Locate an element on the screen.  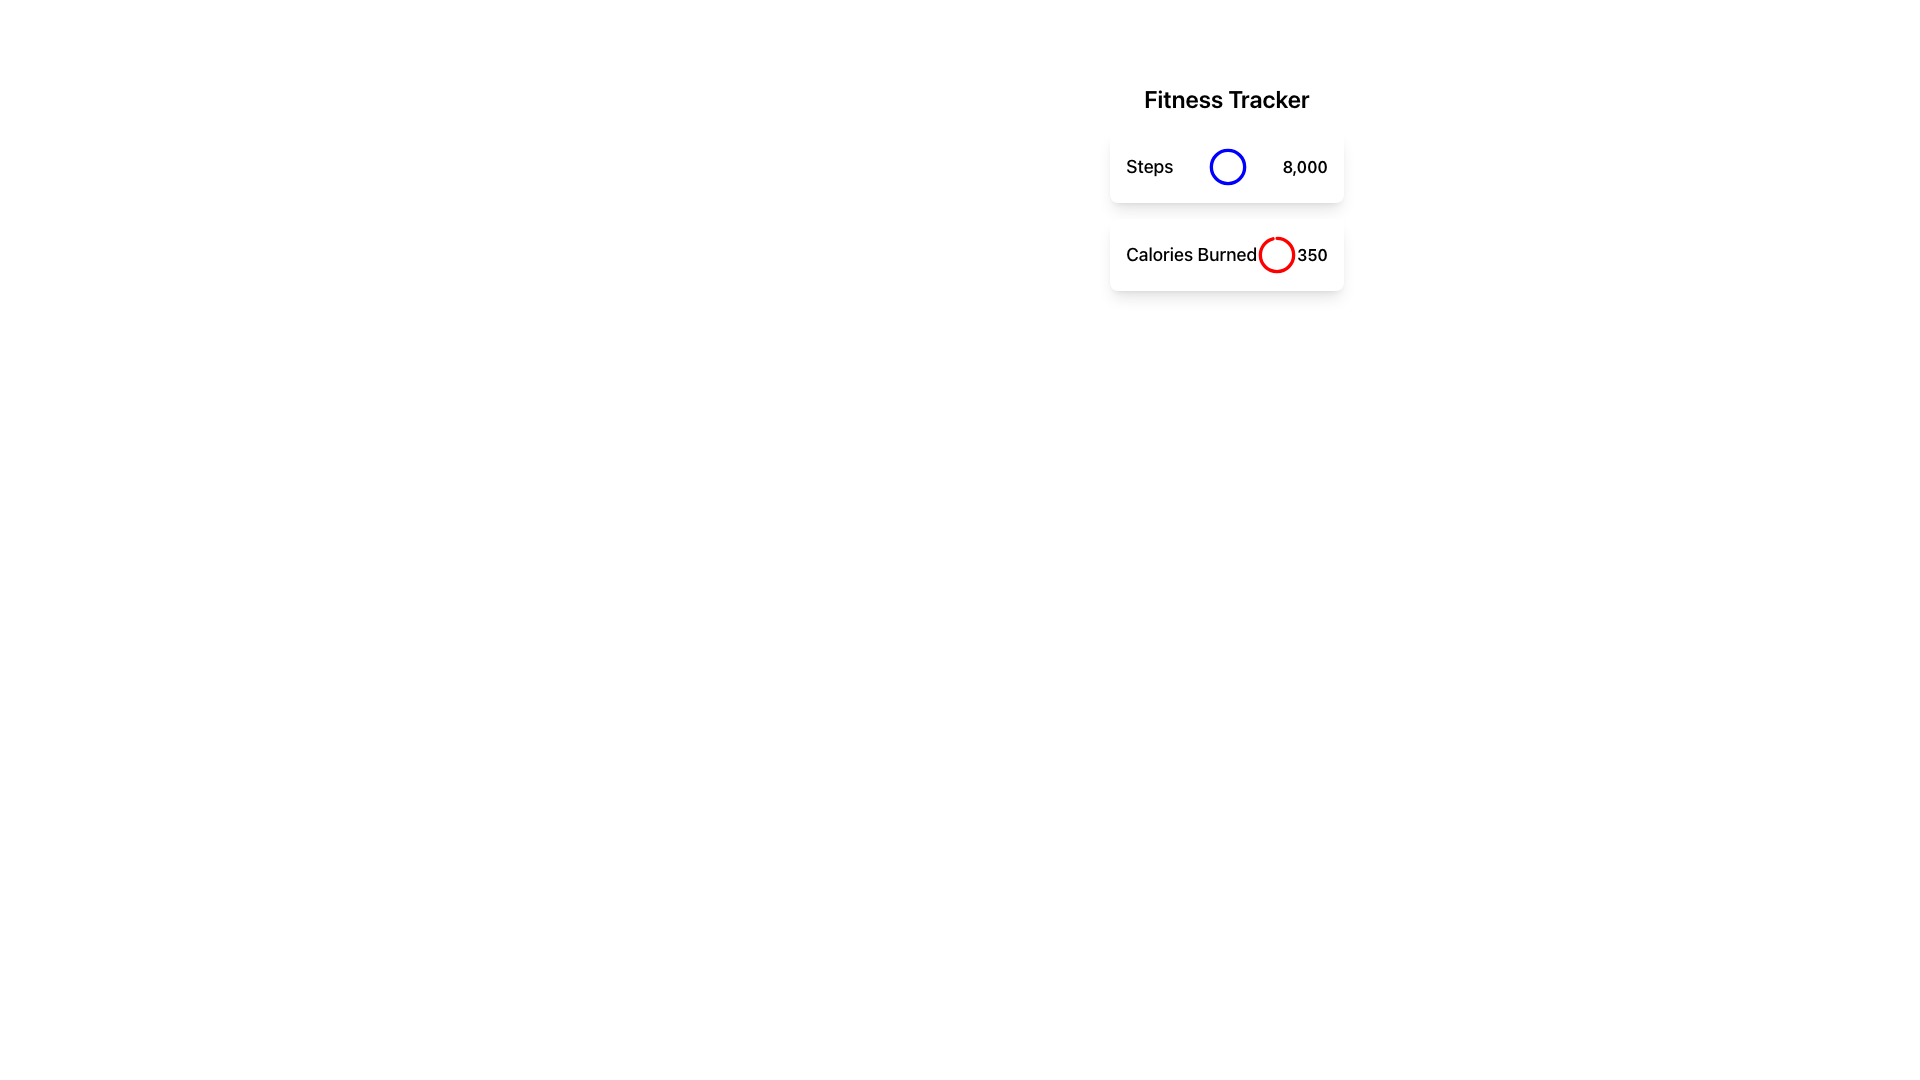
the second circular indicator in the 'Fitness Tracker' section which represents 'Calories Burned' is located at coordinates (1276, 253).